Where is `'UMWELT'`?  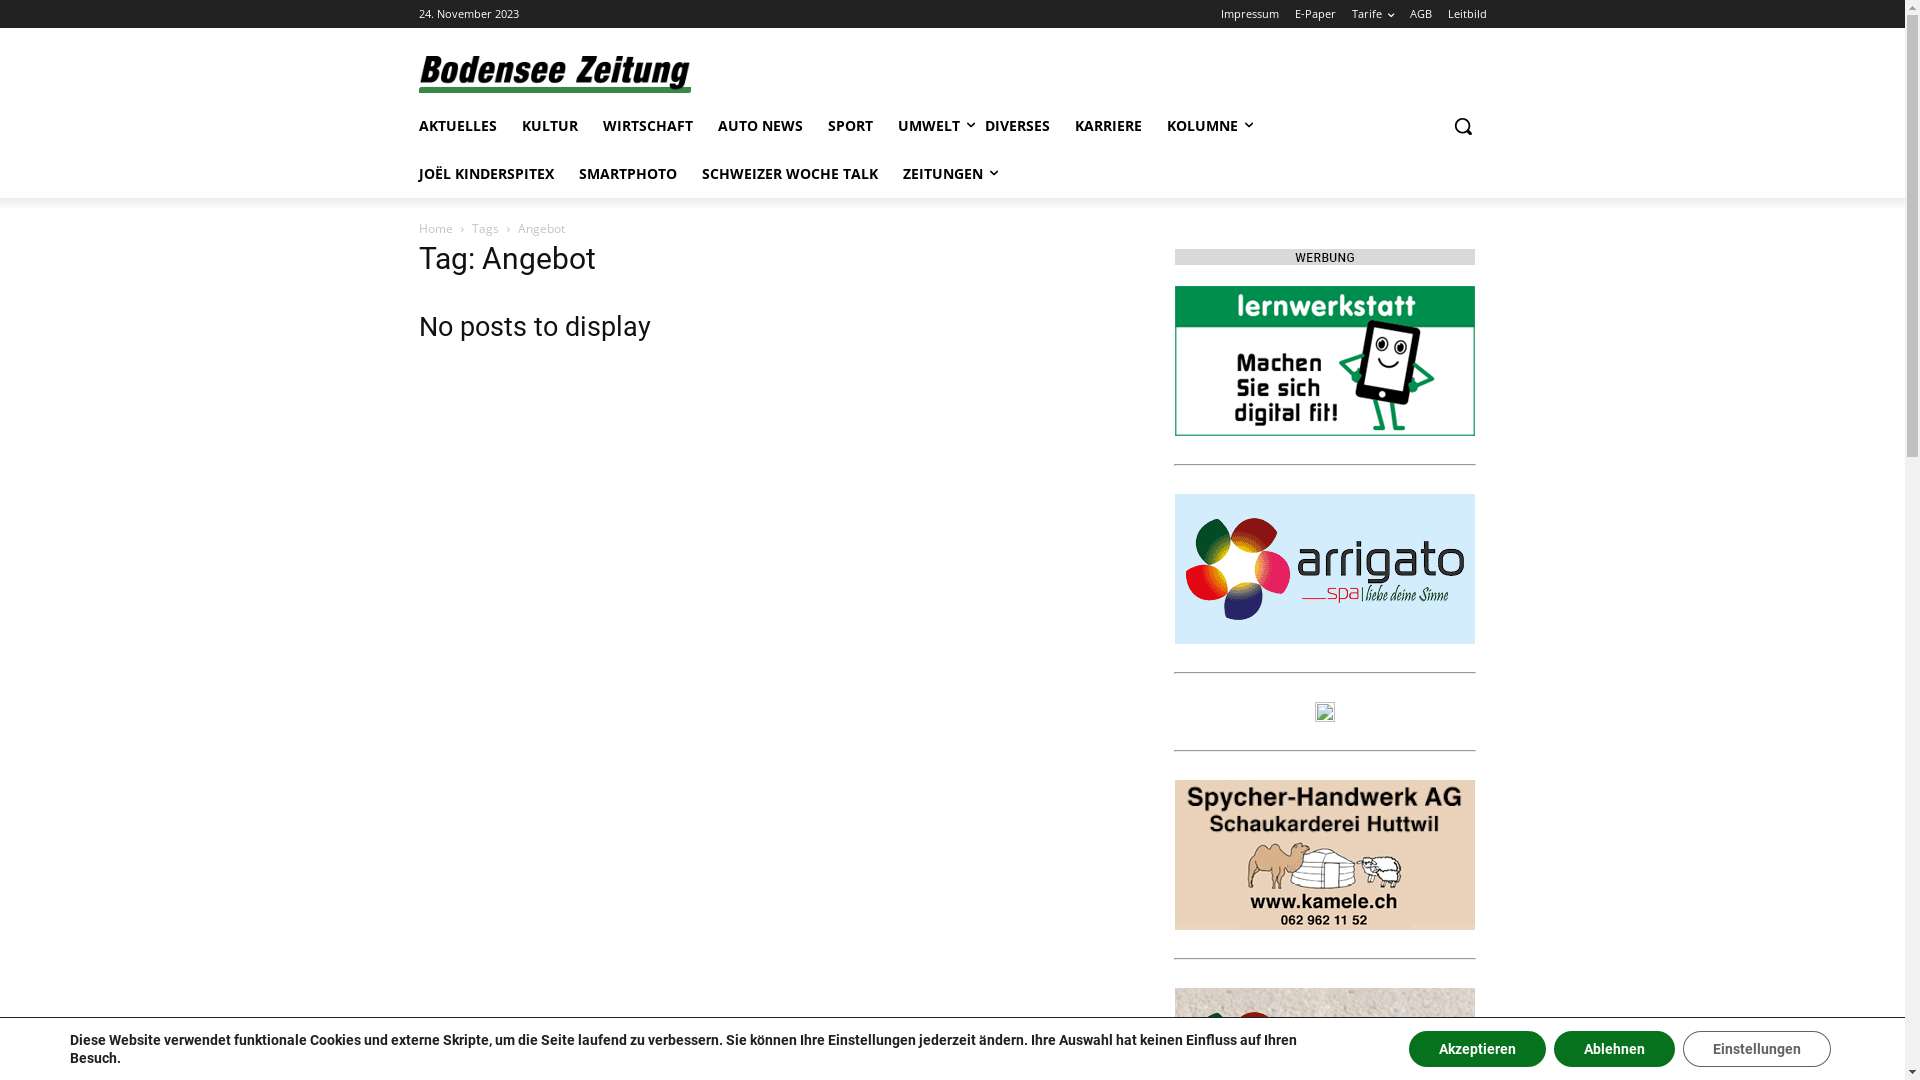
'UMWELT' is located at coordinates (928, 126).